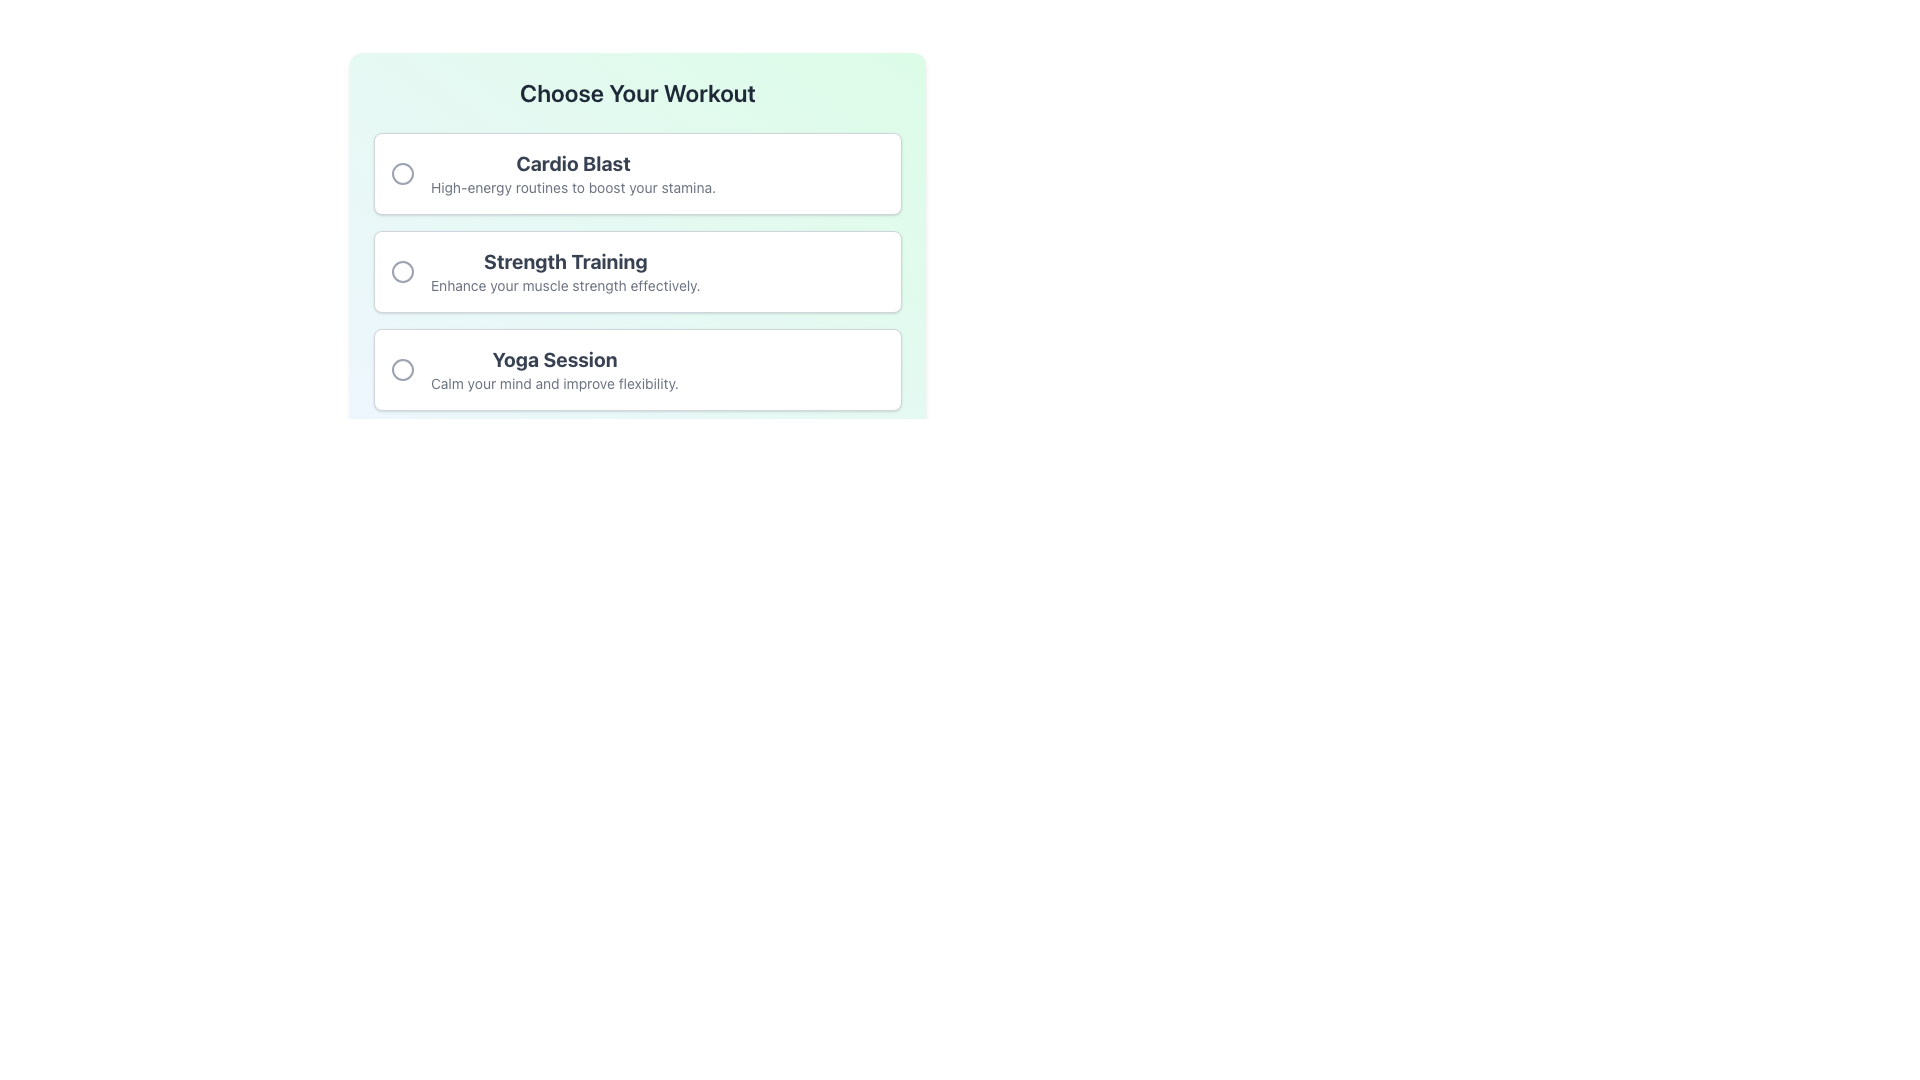 The width and height of the screenshot is (1920, 1080). What do you see at coordinates (637, 272) in the screenshot?
I see `the selectable option in the workout selection menu` at bounding box center [637, 272].